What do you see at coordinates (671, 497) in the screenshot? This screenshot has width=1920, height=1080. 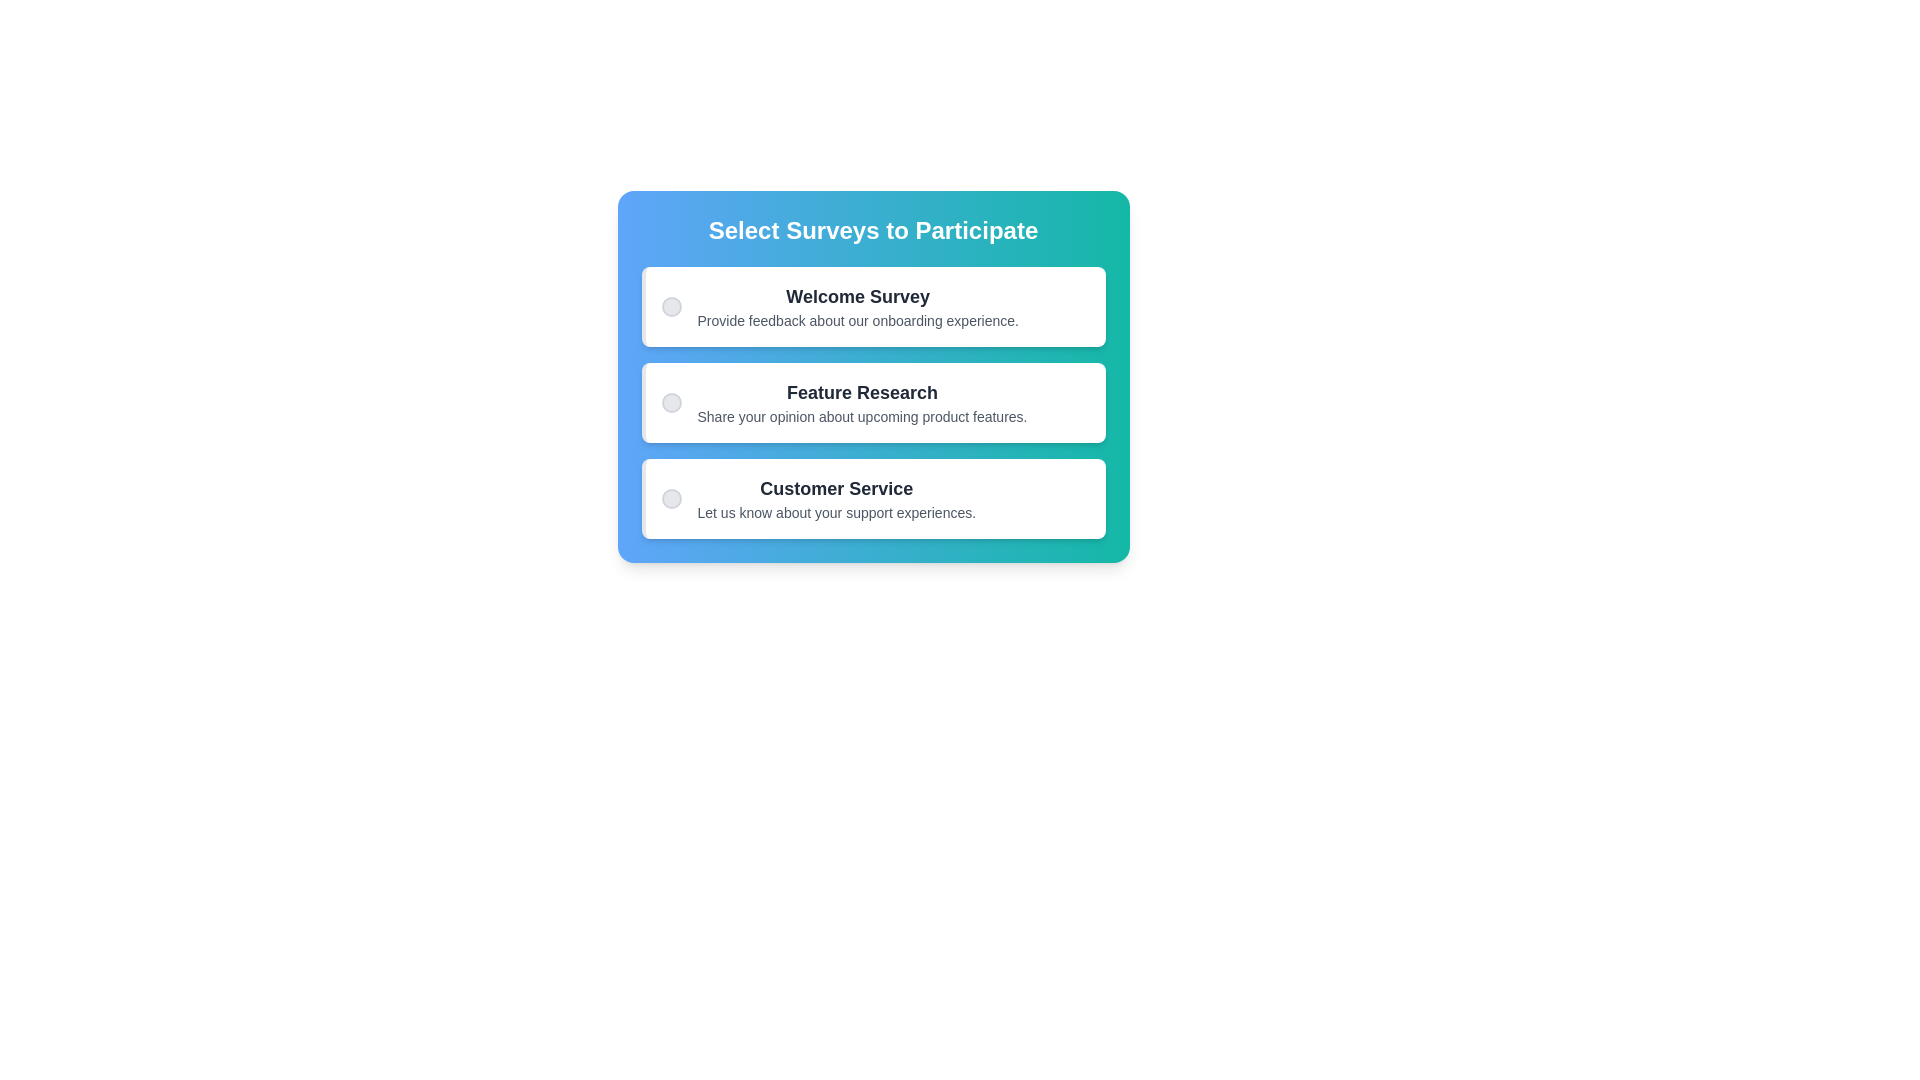 I see `the circular button on the leftmost side of the 'Customer Service' option row to select this survey` at bounding box center [671, 497].